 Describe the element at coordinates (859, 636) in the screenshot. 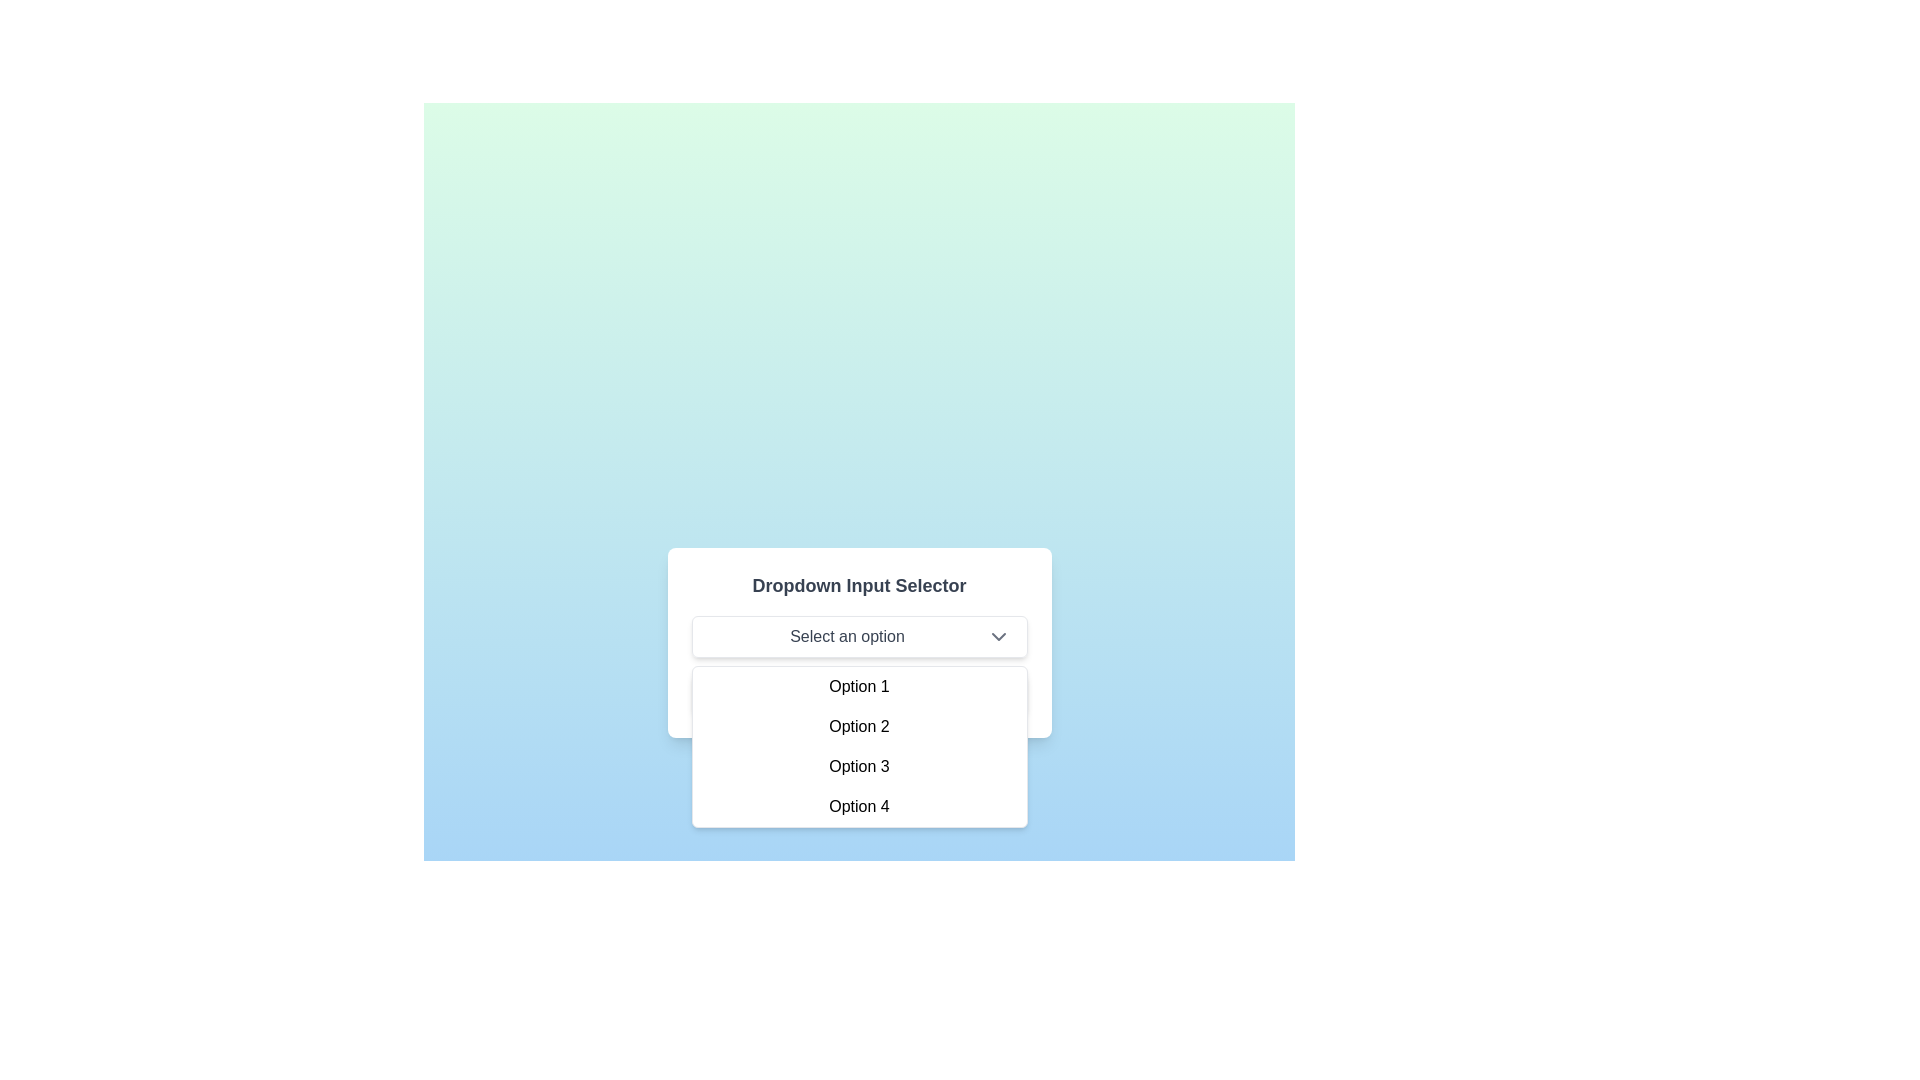

I see `the 'Select an option' dropdown menu, which is the first interactive component below the title 'Dropdown Input Selector'` at that location.